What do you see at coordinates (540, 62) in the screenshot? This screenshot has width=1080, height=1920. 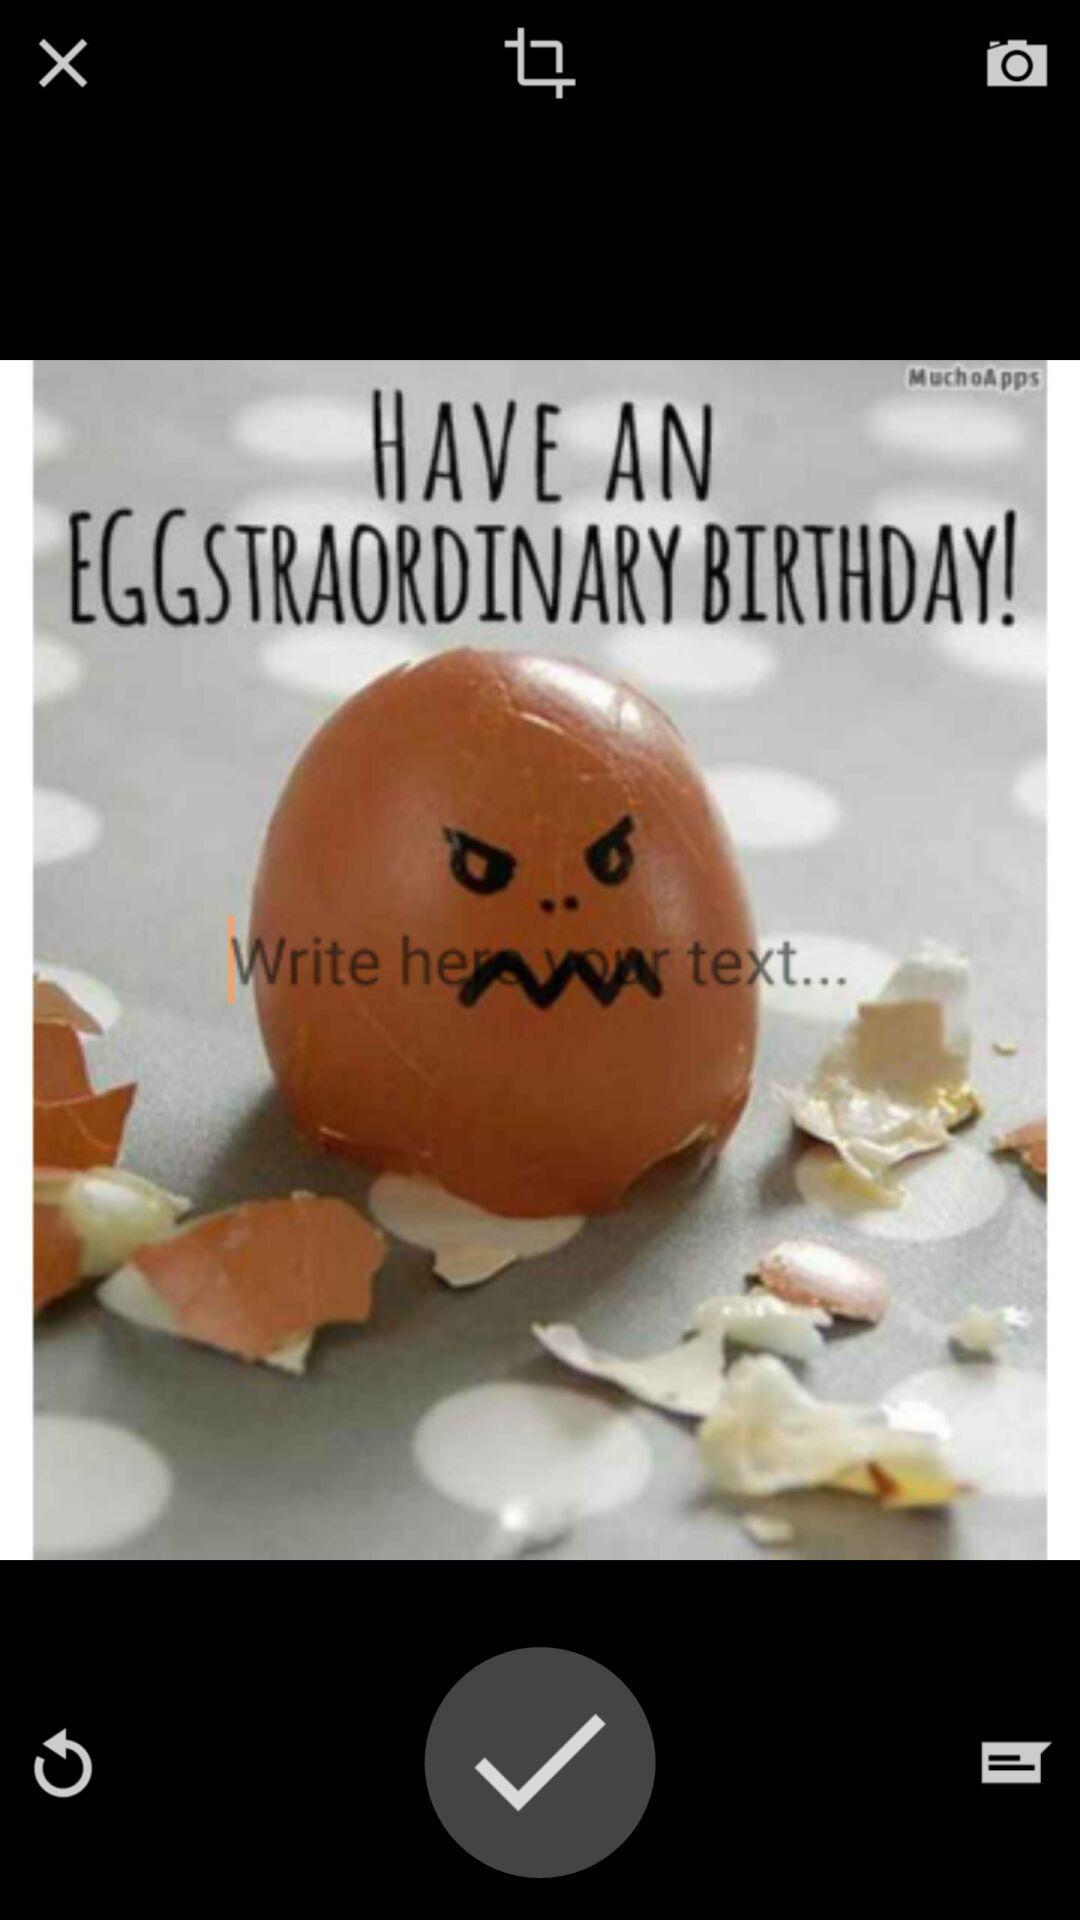 I see `this button in dawn image` at bounding box center [540, 62].